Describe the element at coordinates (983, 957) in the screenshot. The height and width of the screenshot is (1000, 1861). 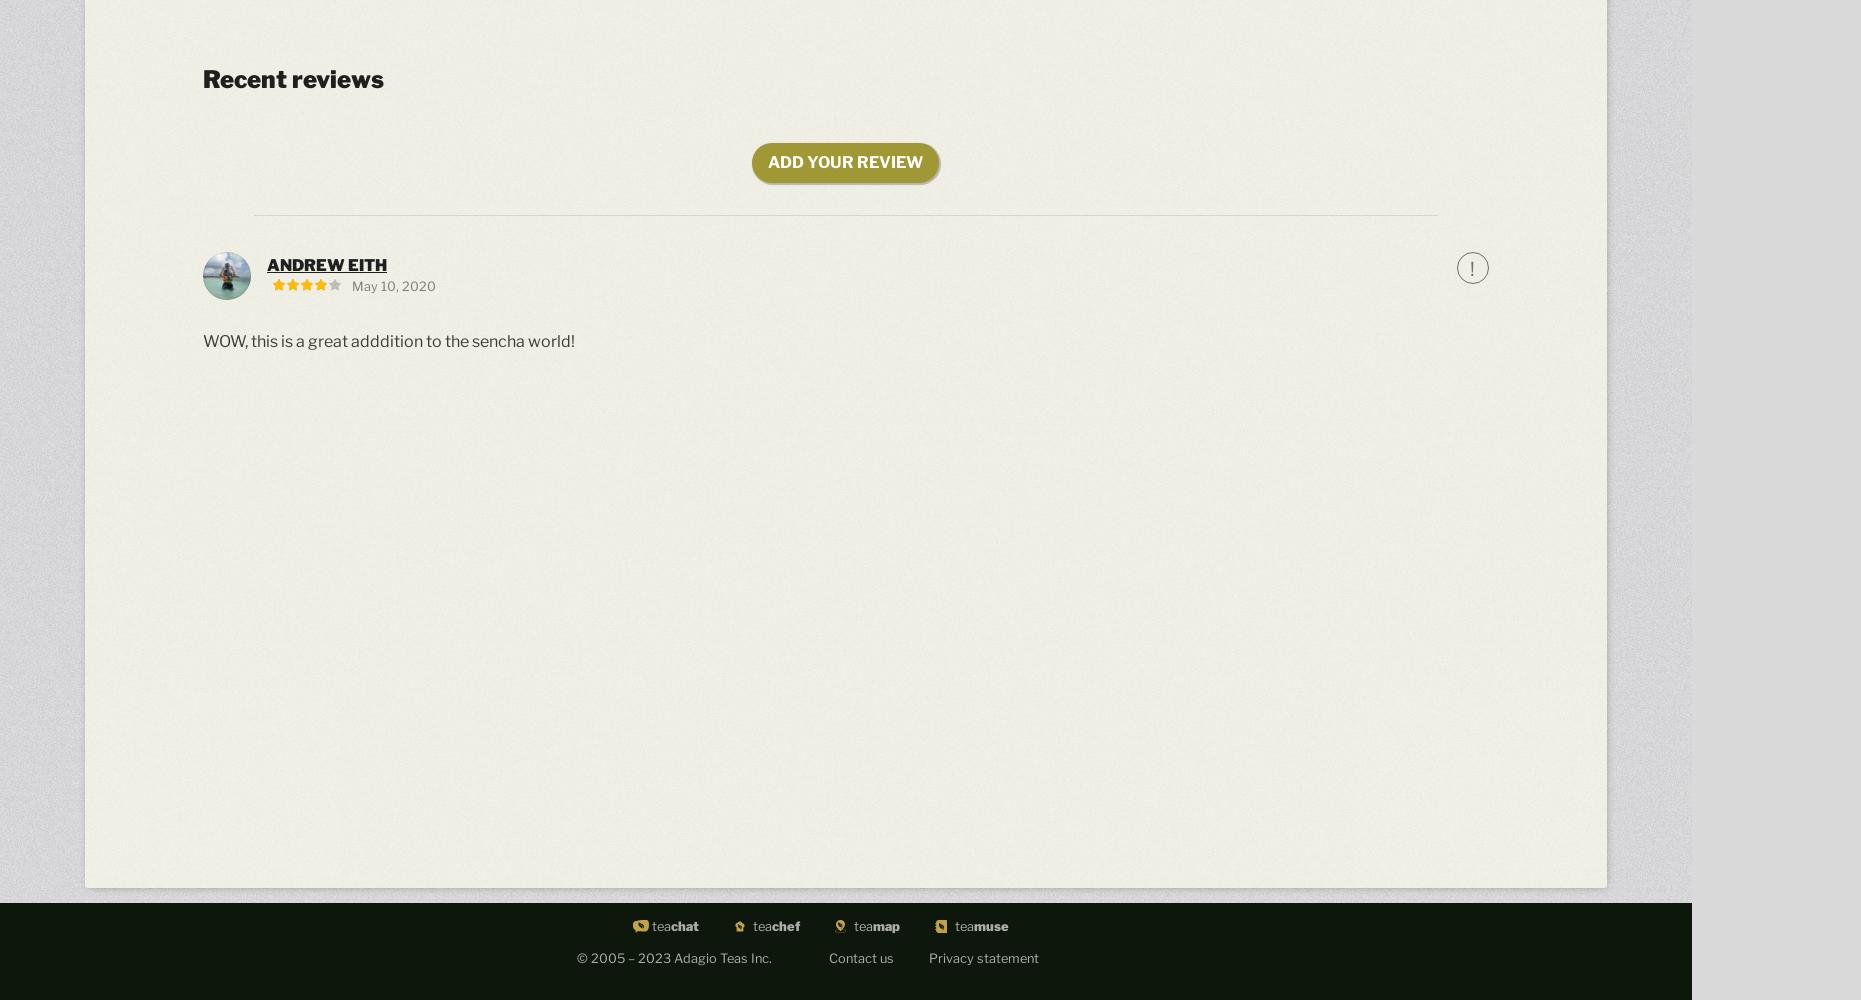
I see `'Privacy statement'` at that location.